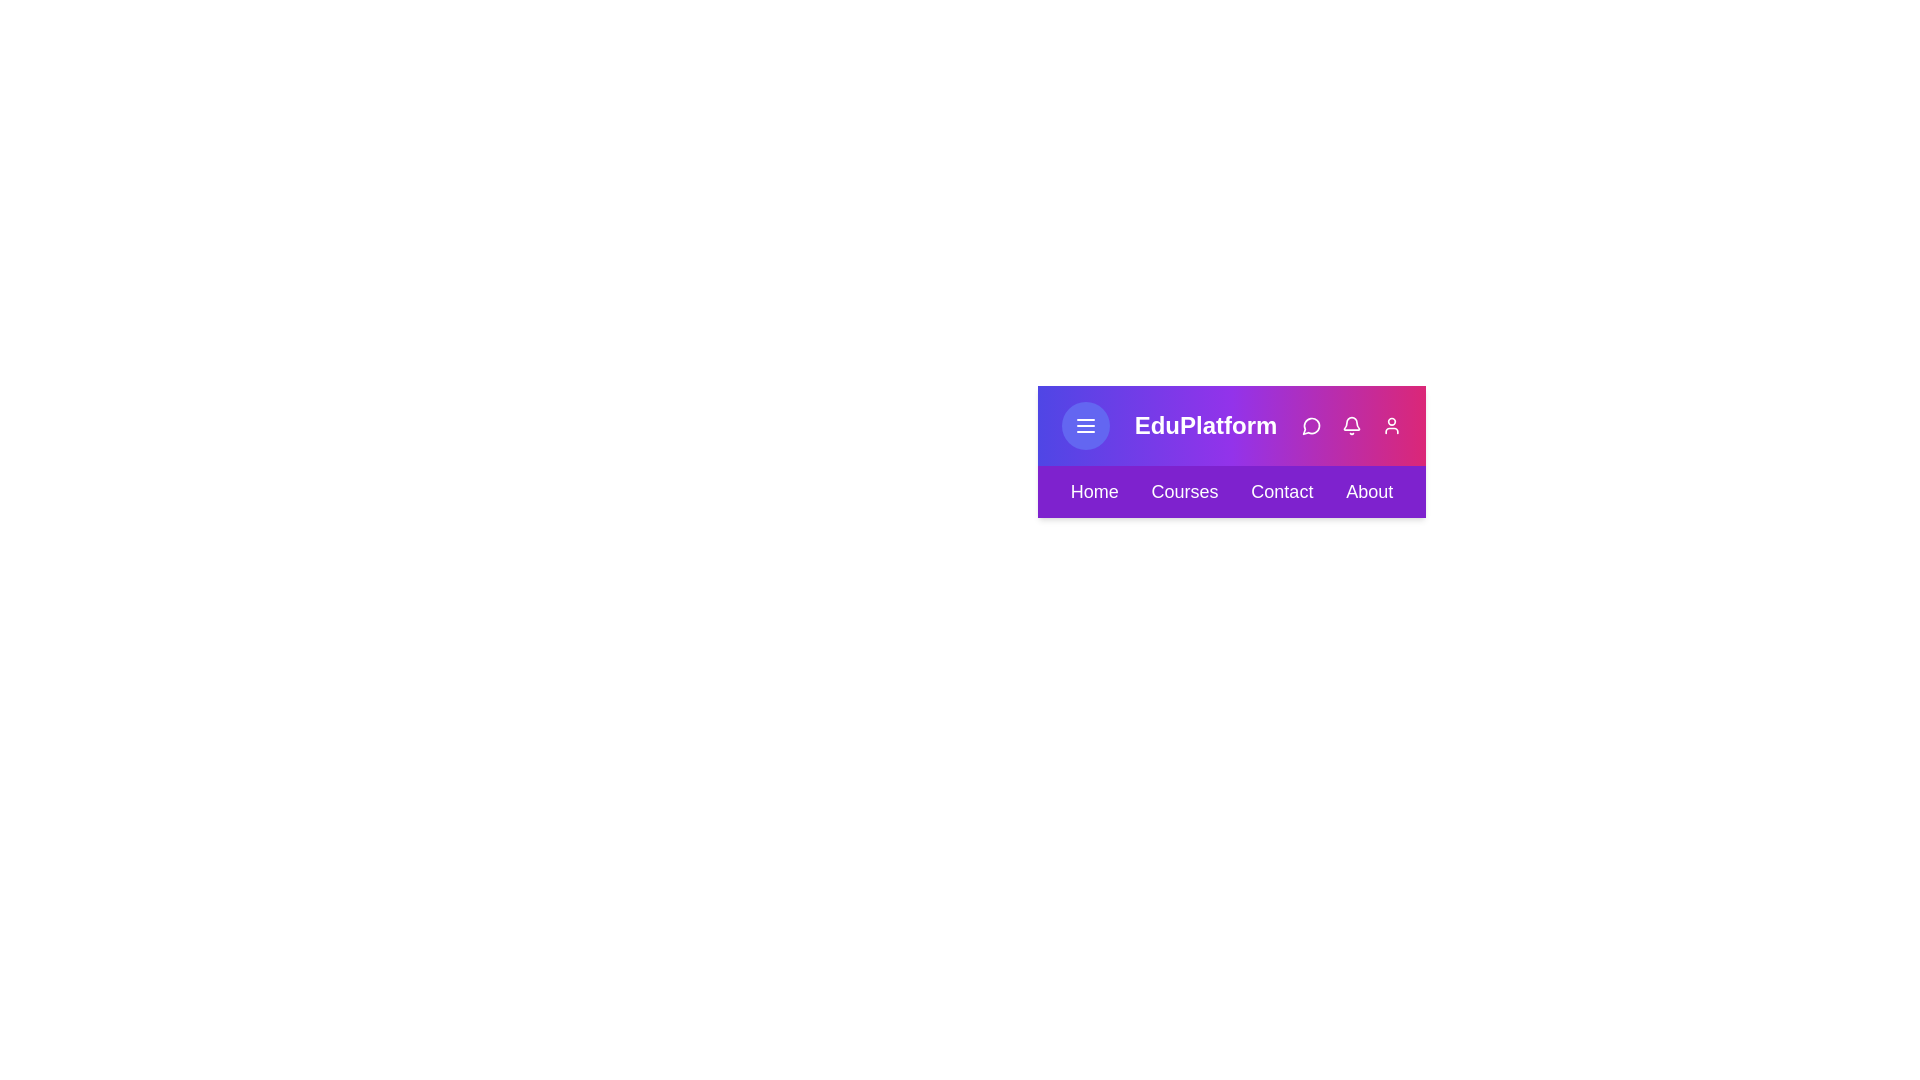 The image size is (1920, 1080). I want to click on the Contact navigation menu item, so click(1282, 492).